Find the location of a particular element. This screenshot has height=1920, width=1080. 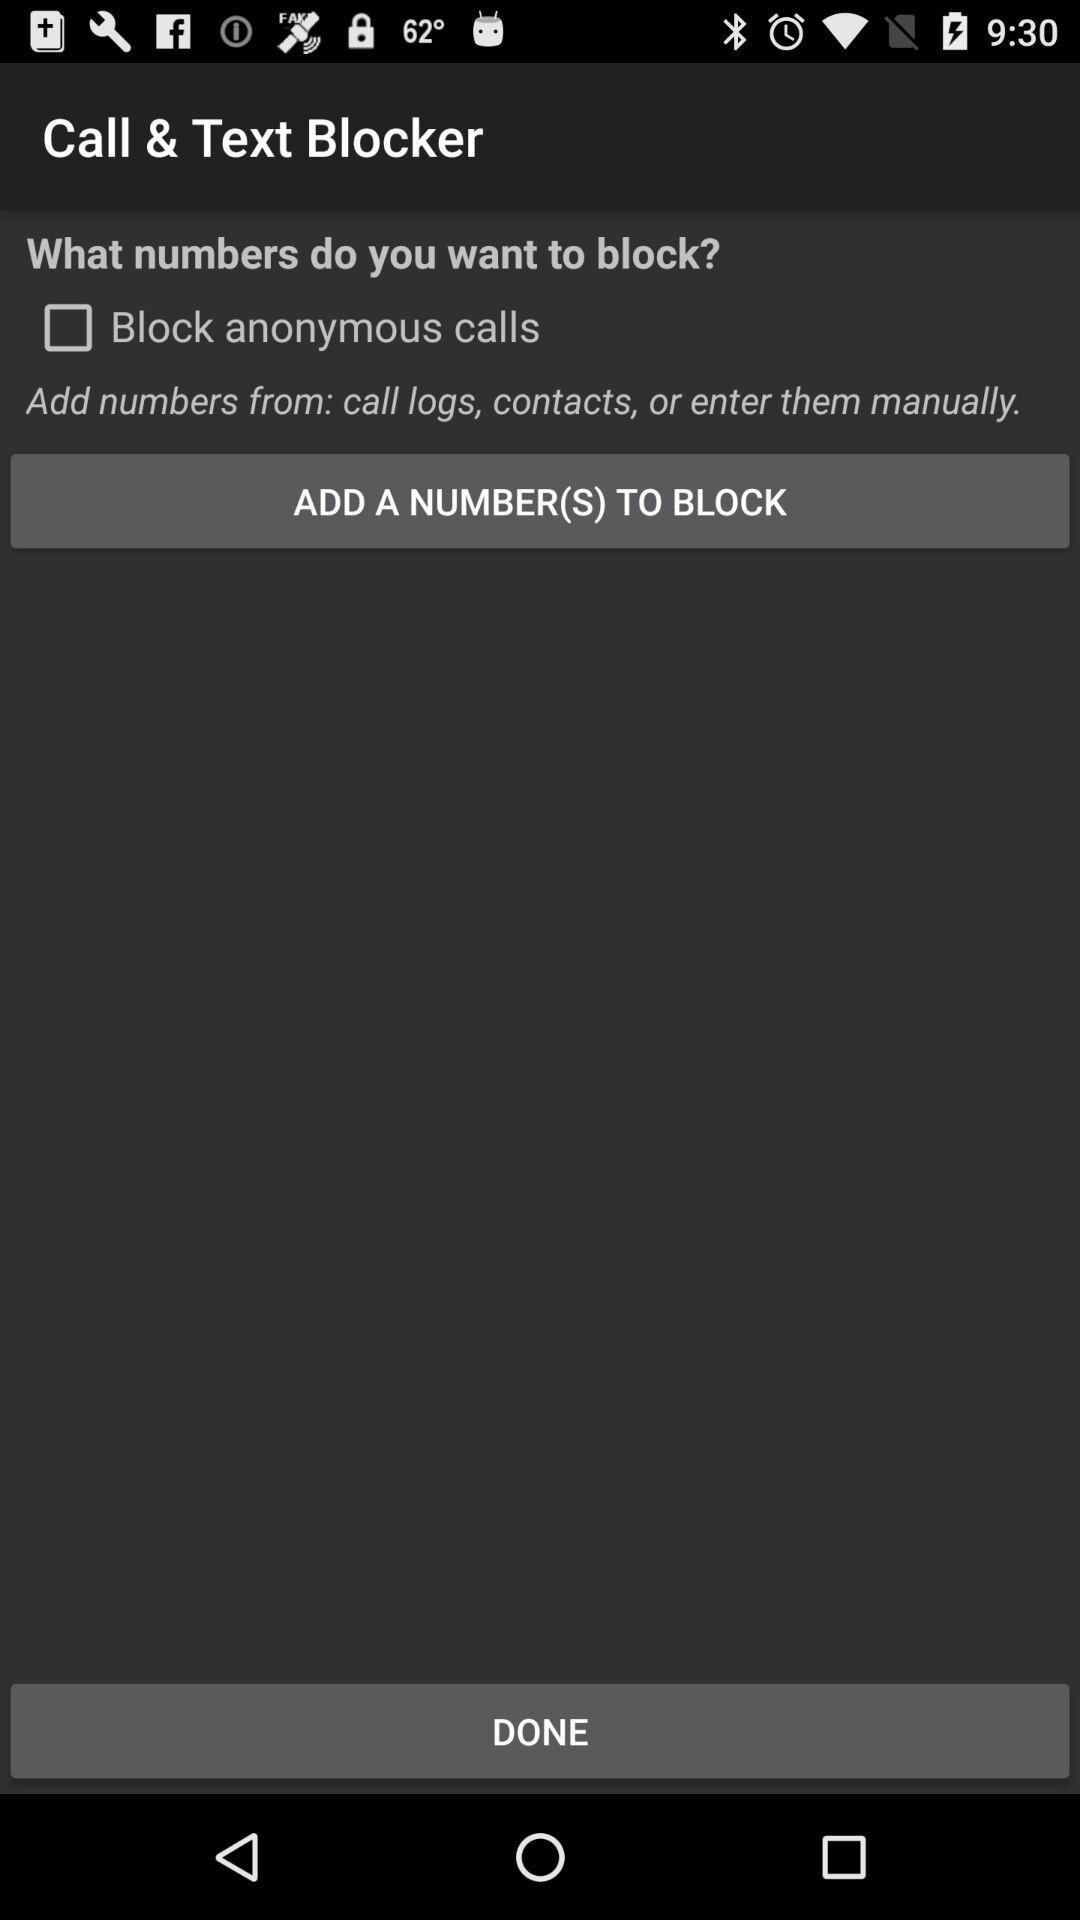

item at the center is located at coordinates (540, 1101).